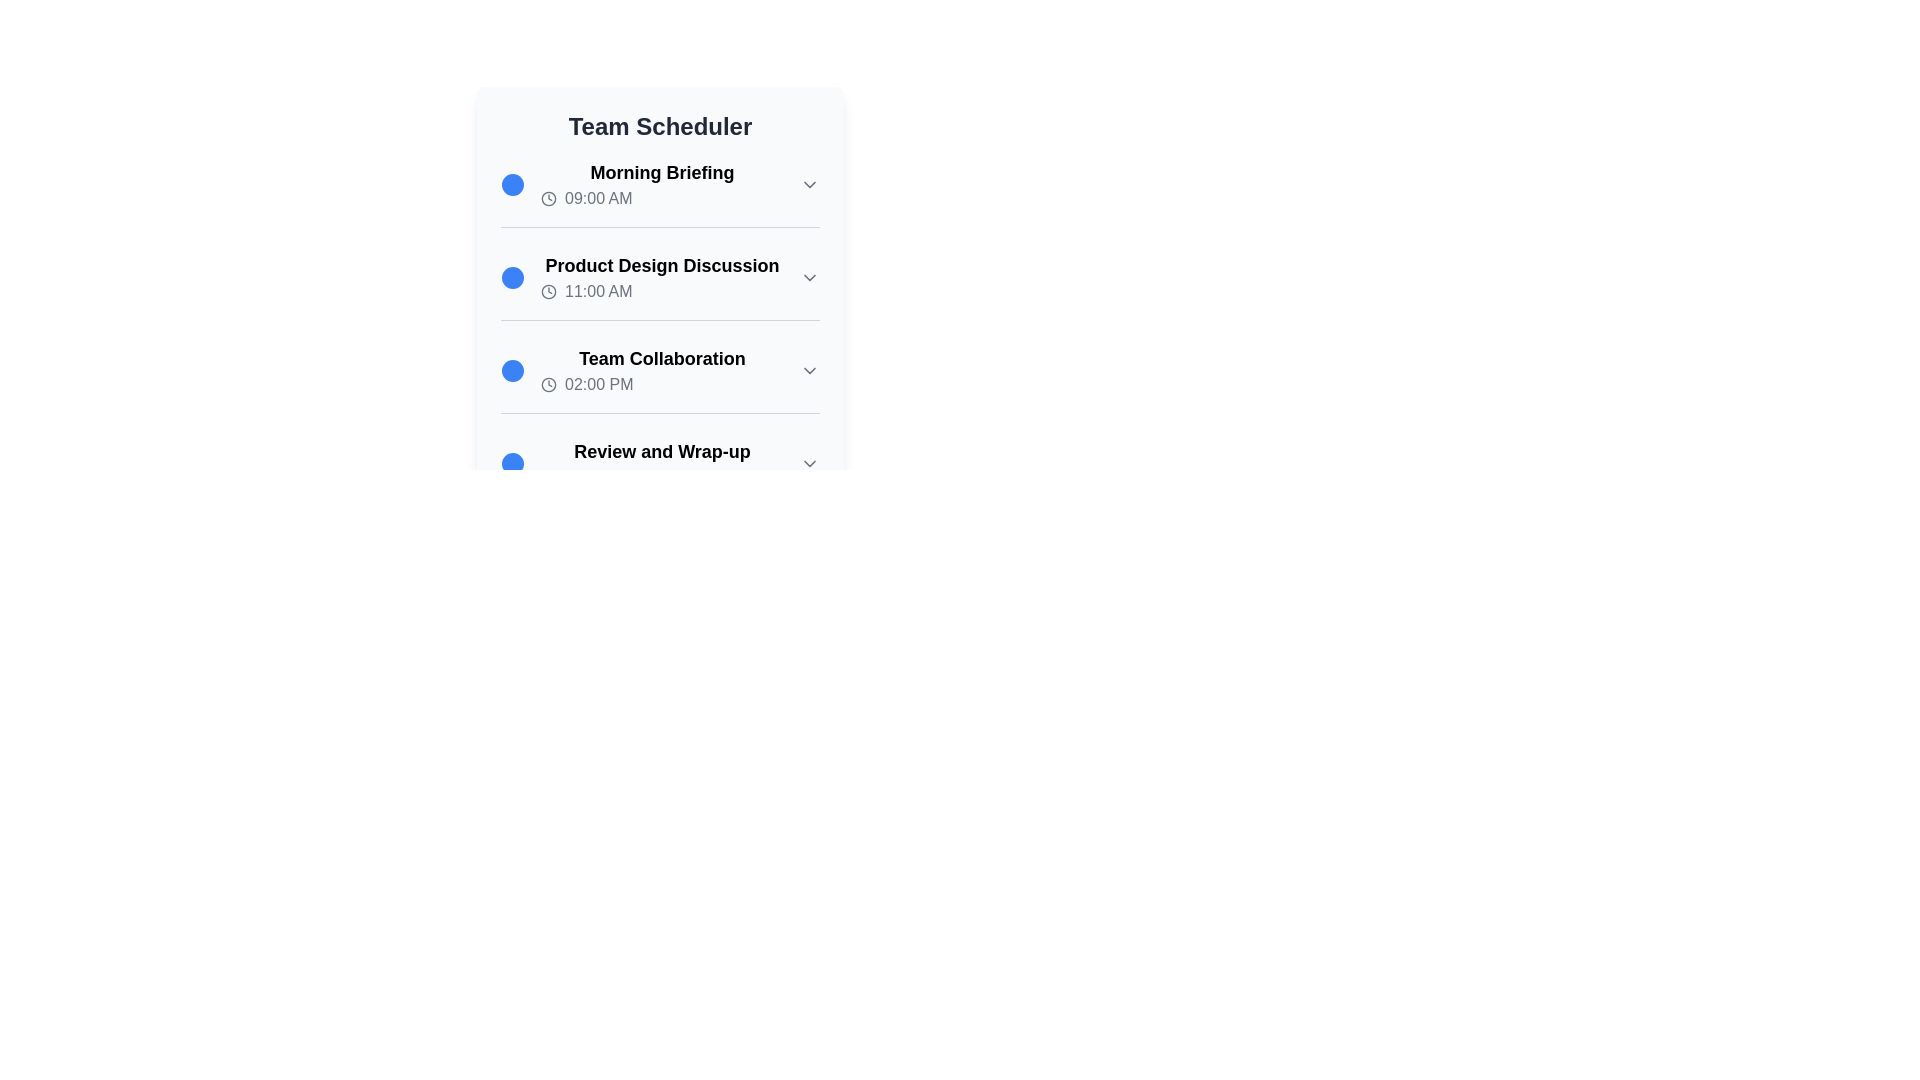  Describe the element at coordinates (810, 463) in the screenshot. I see `the toggle button at the far right side of the 'Review and Wrap-up 04:30 PM' entry` at that location.